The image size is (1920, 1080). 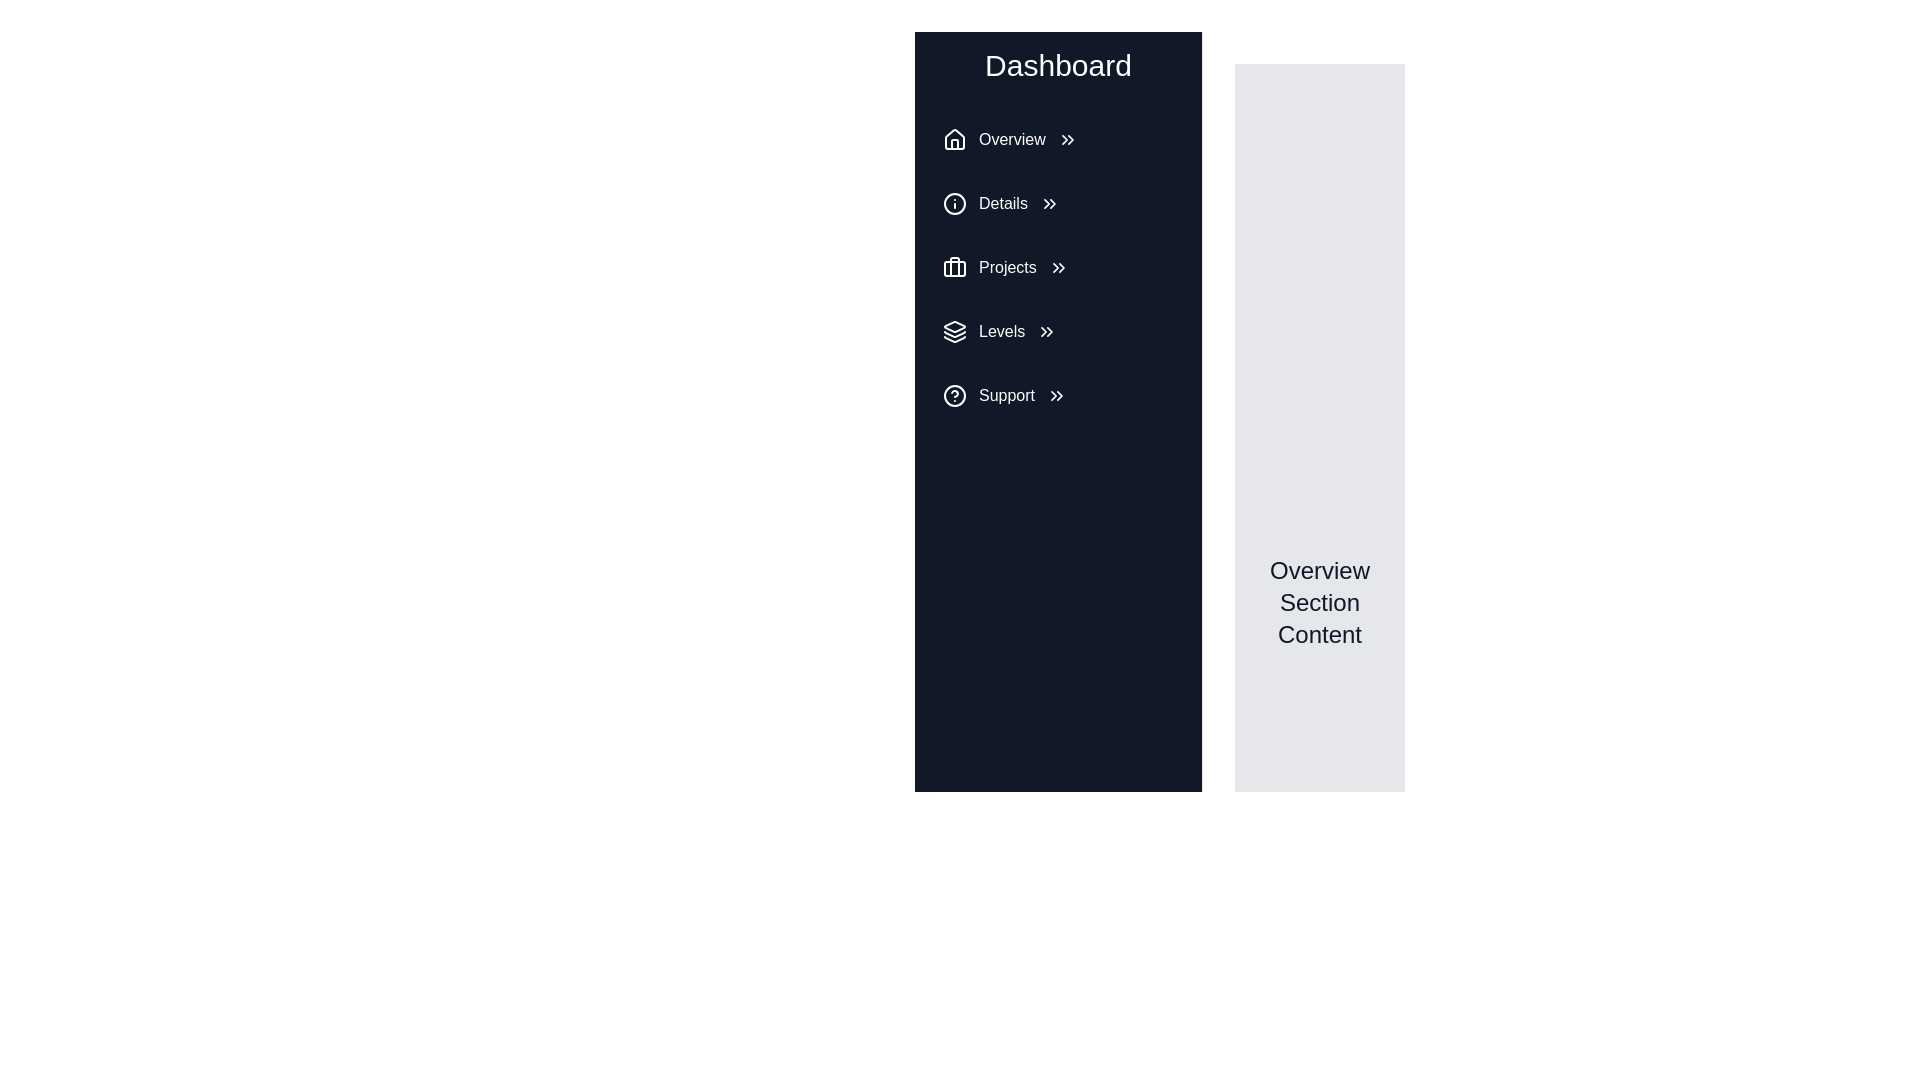 What do you see at coordinates (954, 268) in the screenshot?
I see `the SVG rectangle shape that represents the 'Projects' section within the briefcase icon in the left sidebar of the interface, located between 'Details' and 'Levels'` at bounding box center [954, 268].